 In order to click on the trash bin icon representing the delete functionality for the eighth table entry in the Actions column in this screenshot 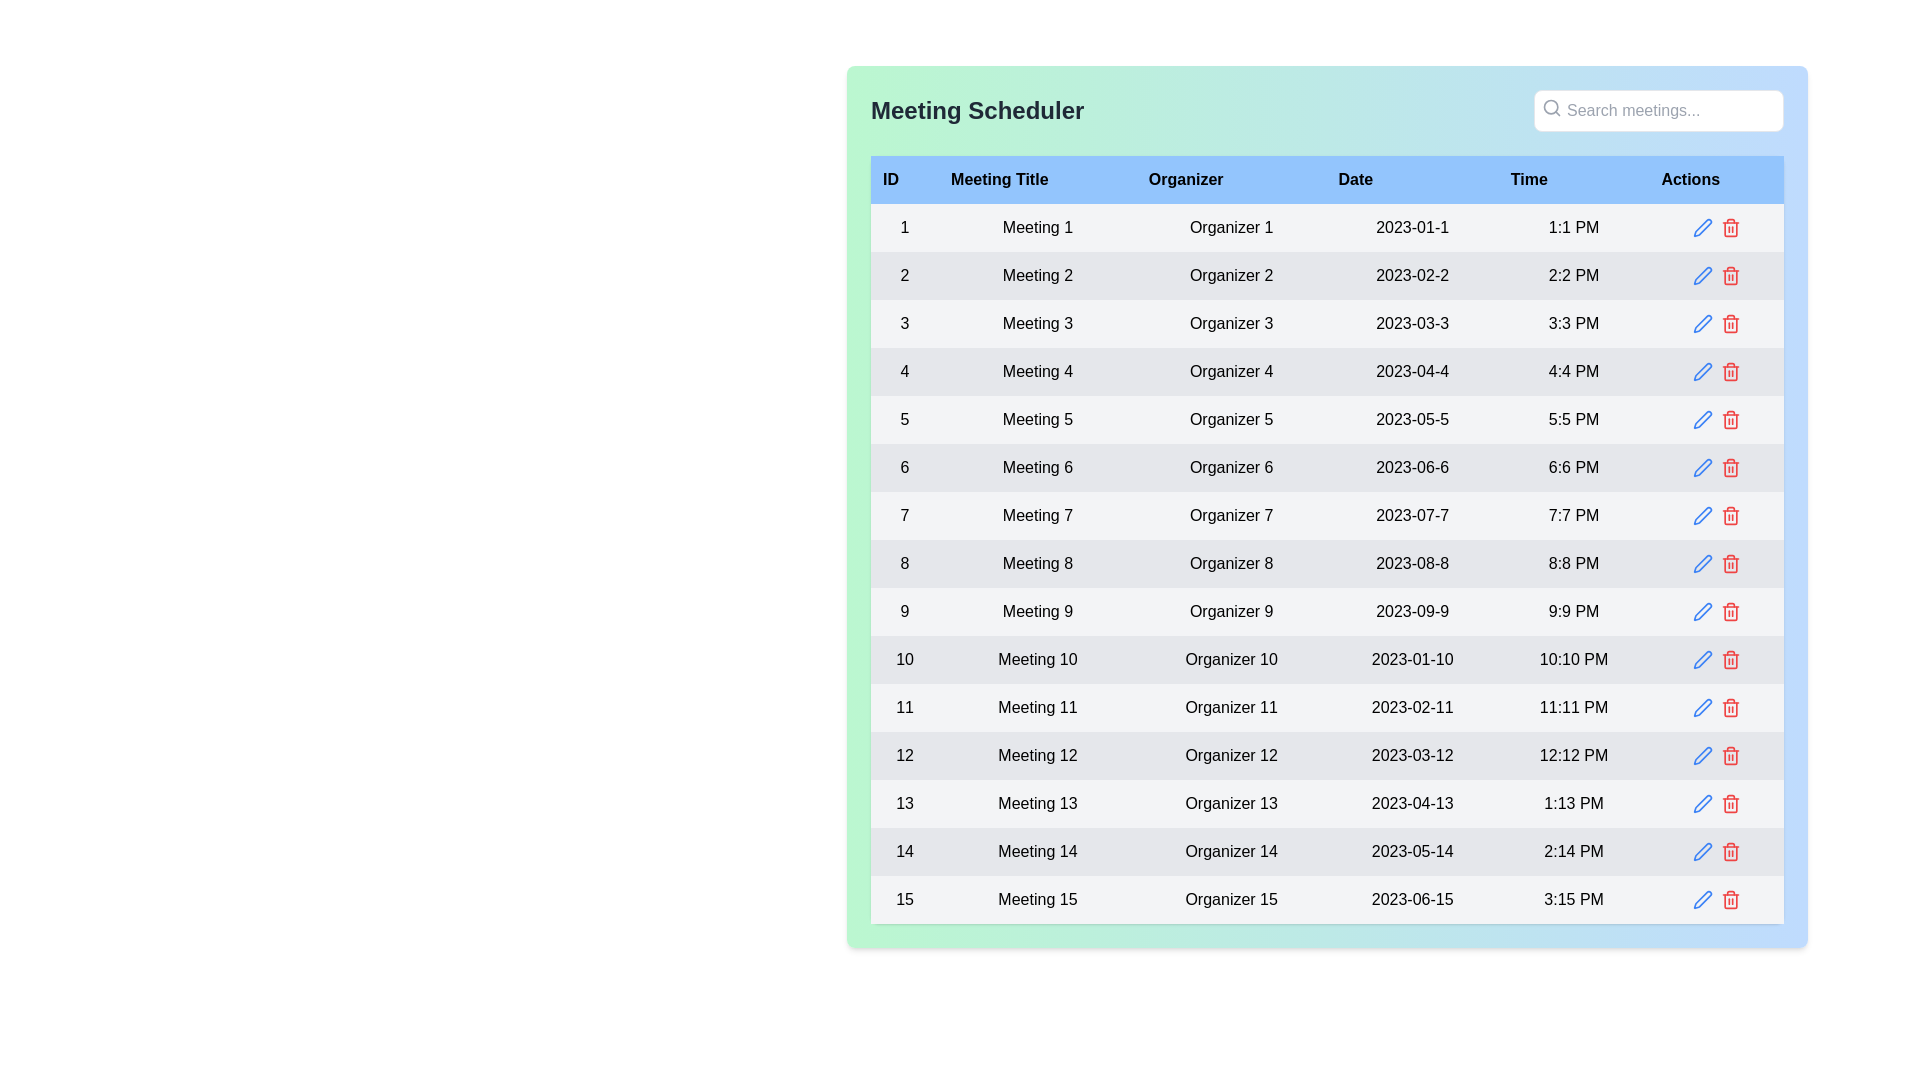, I will do `click(1729, 565)`.